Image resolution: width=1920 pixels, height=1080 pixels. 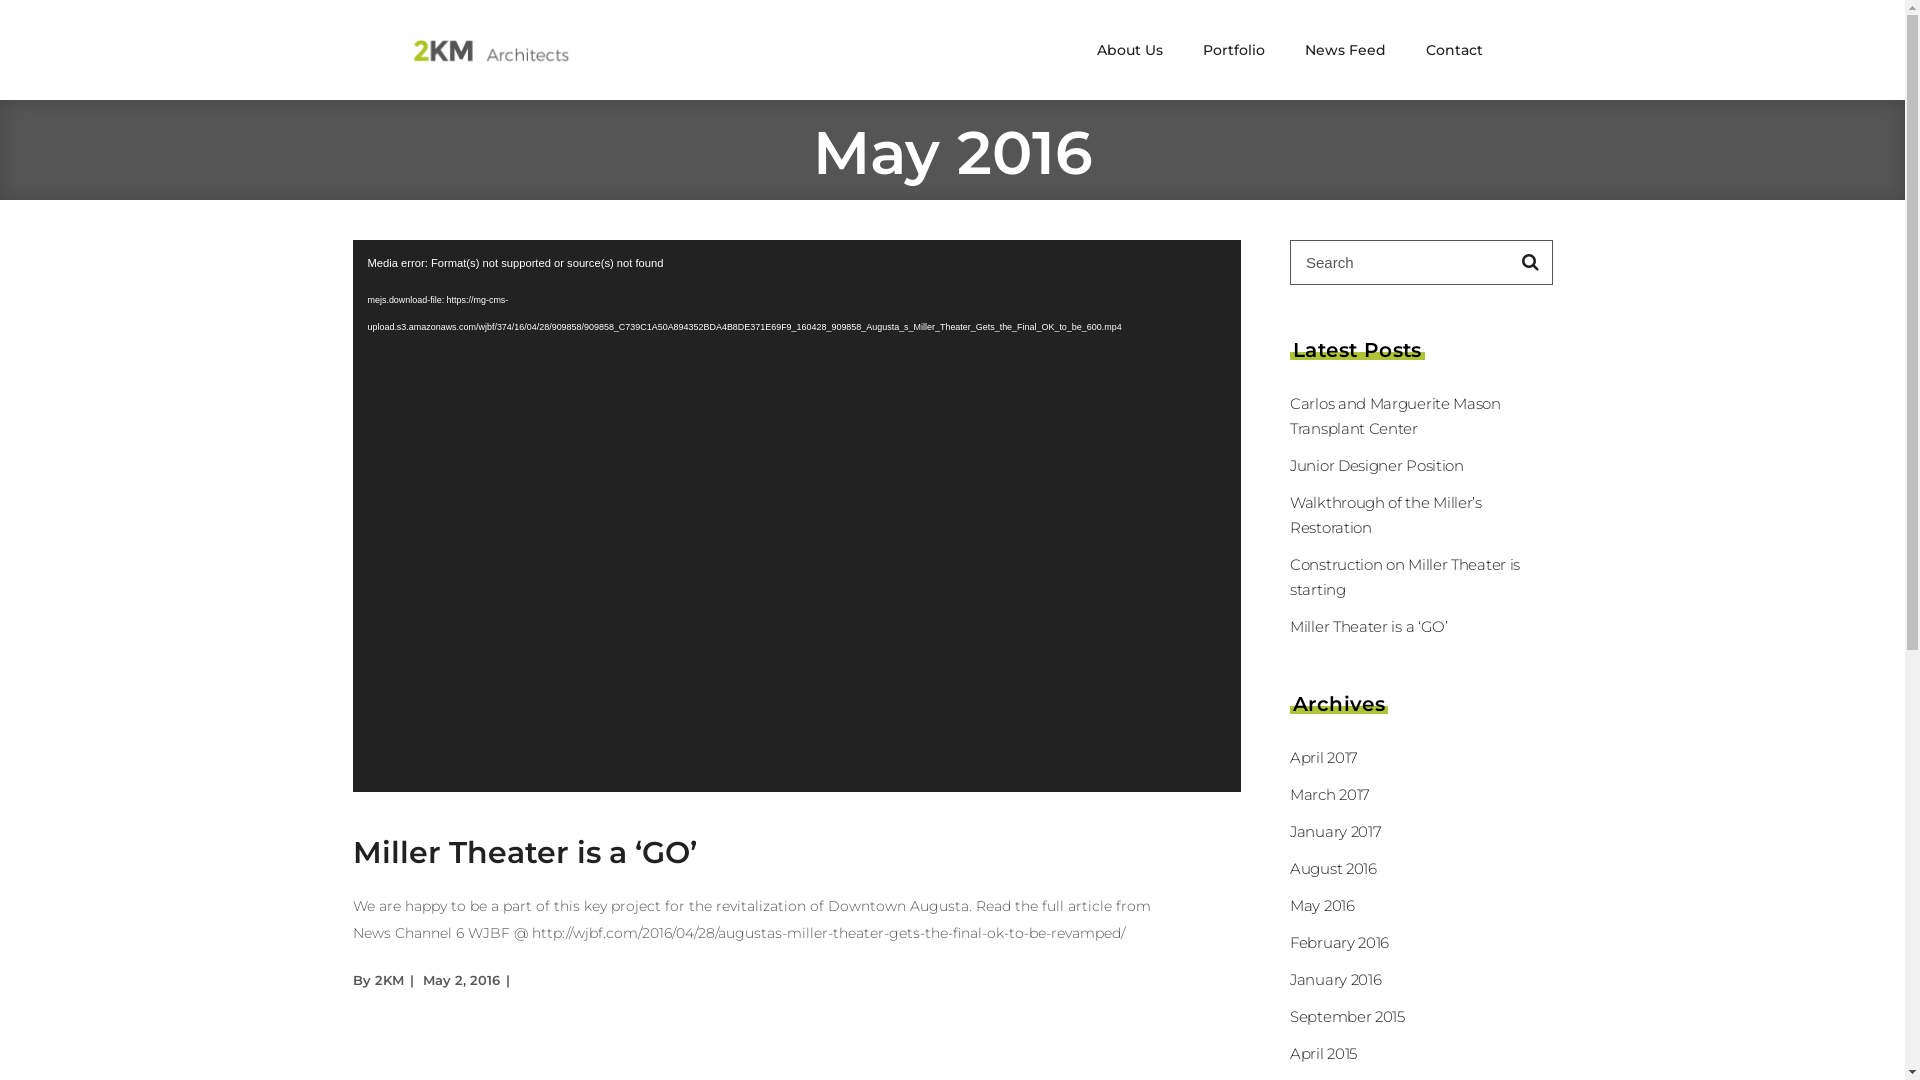 What do you see at coordinates (1322, 905) in the screenshot?
I see `'May 2016'` at bounding box center [1322, 905].